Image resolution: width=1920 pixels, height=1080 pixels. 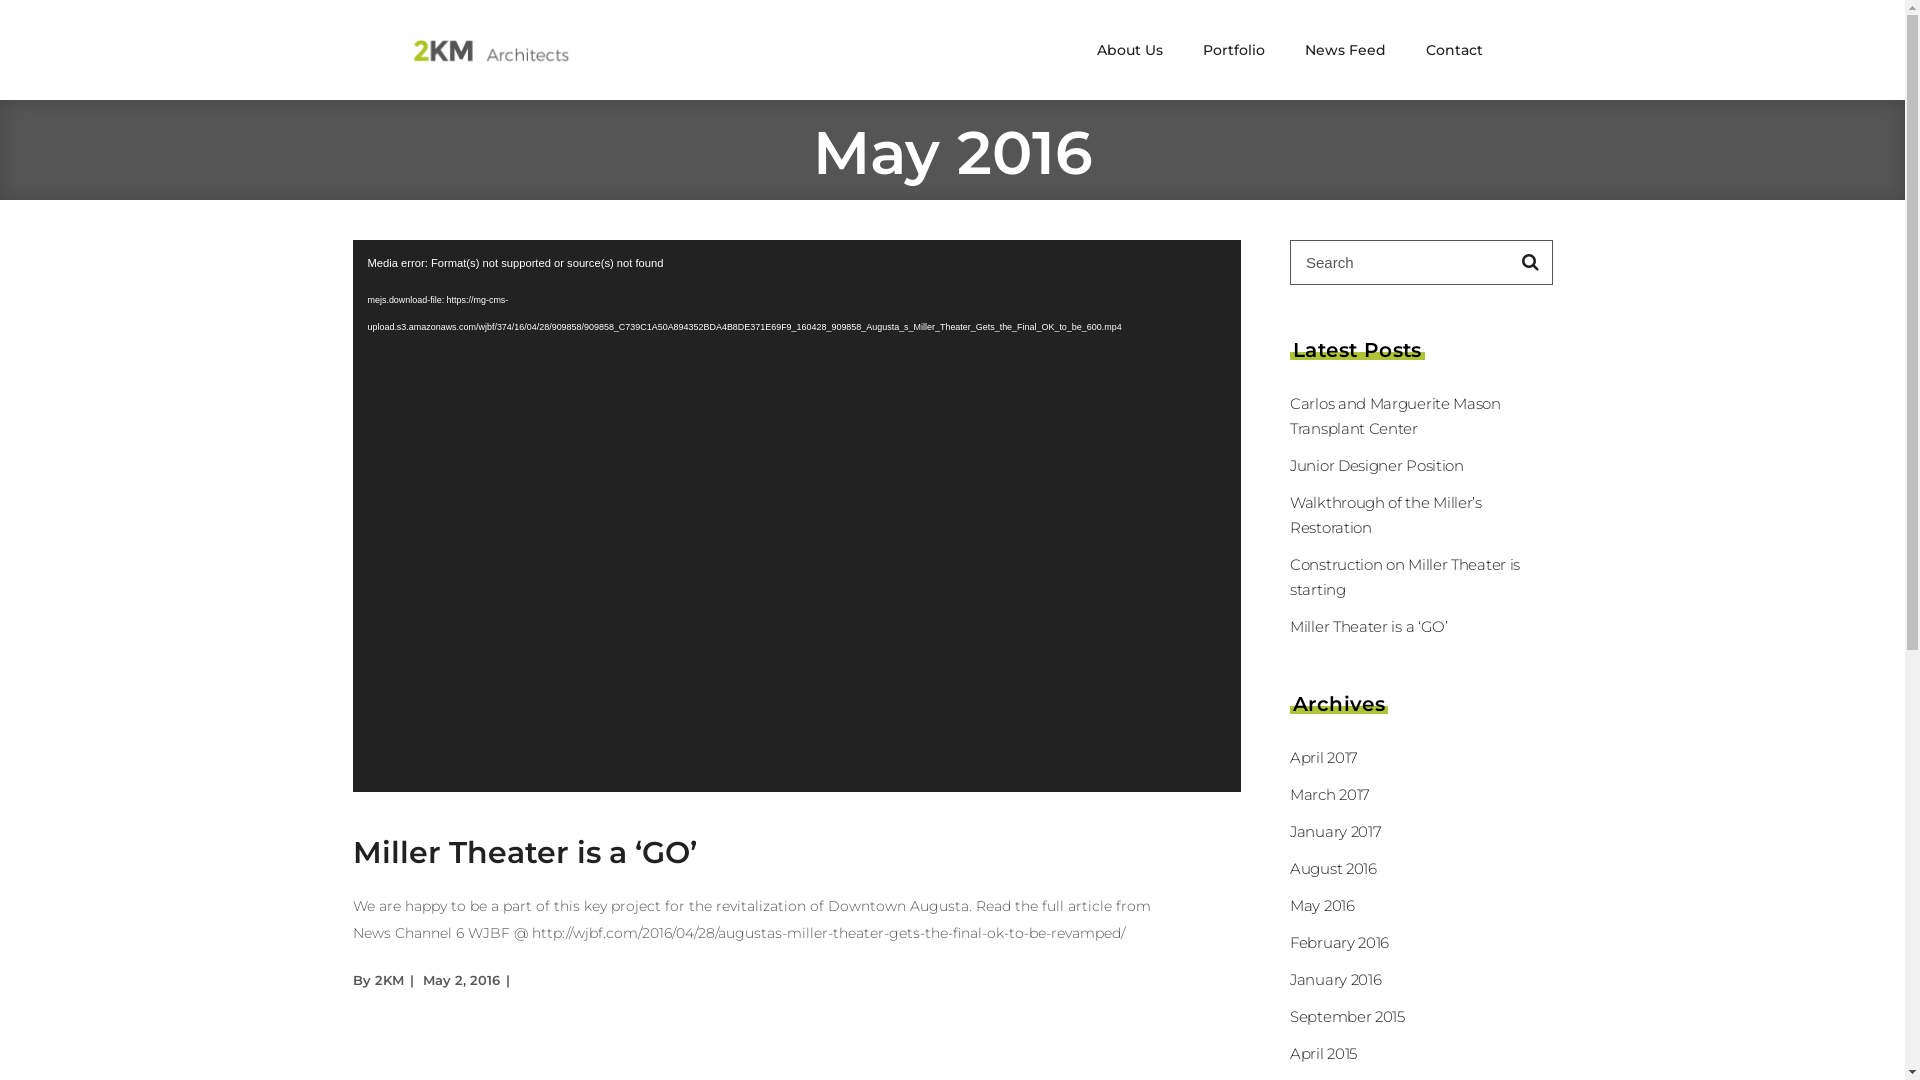 What do you see at coordinates (1322, 905) in the screenshot?
I see `'May 2016'` at bounding box center [1322, 905].